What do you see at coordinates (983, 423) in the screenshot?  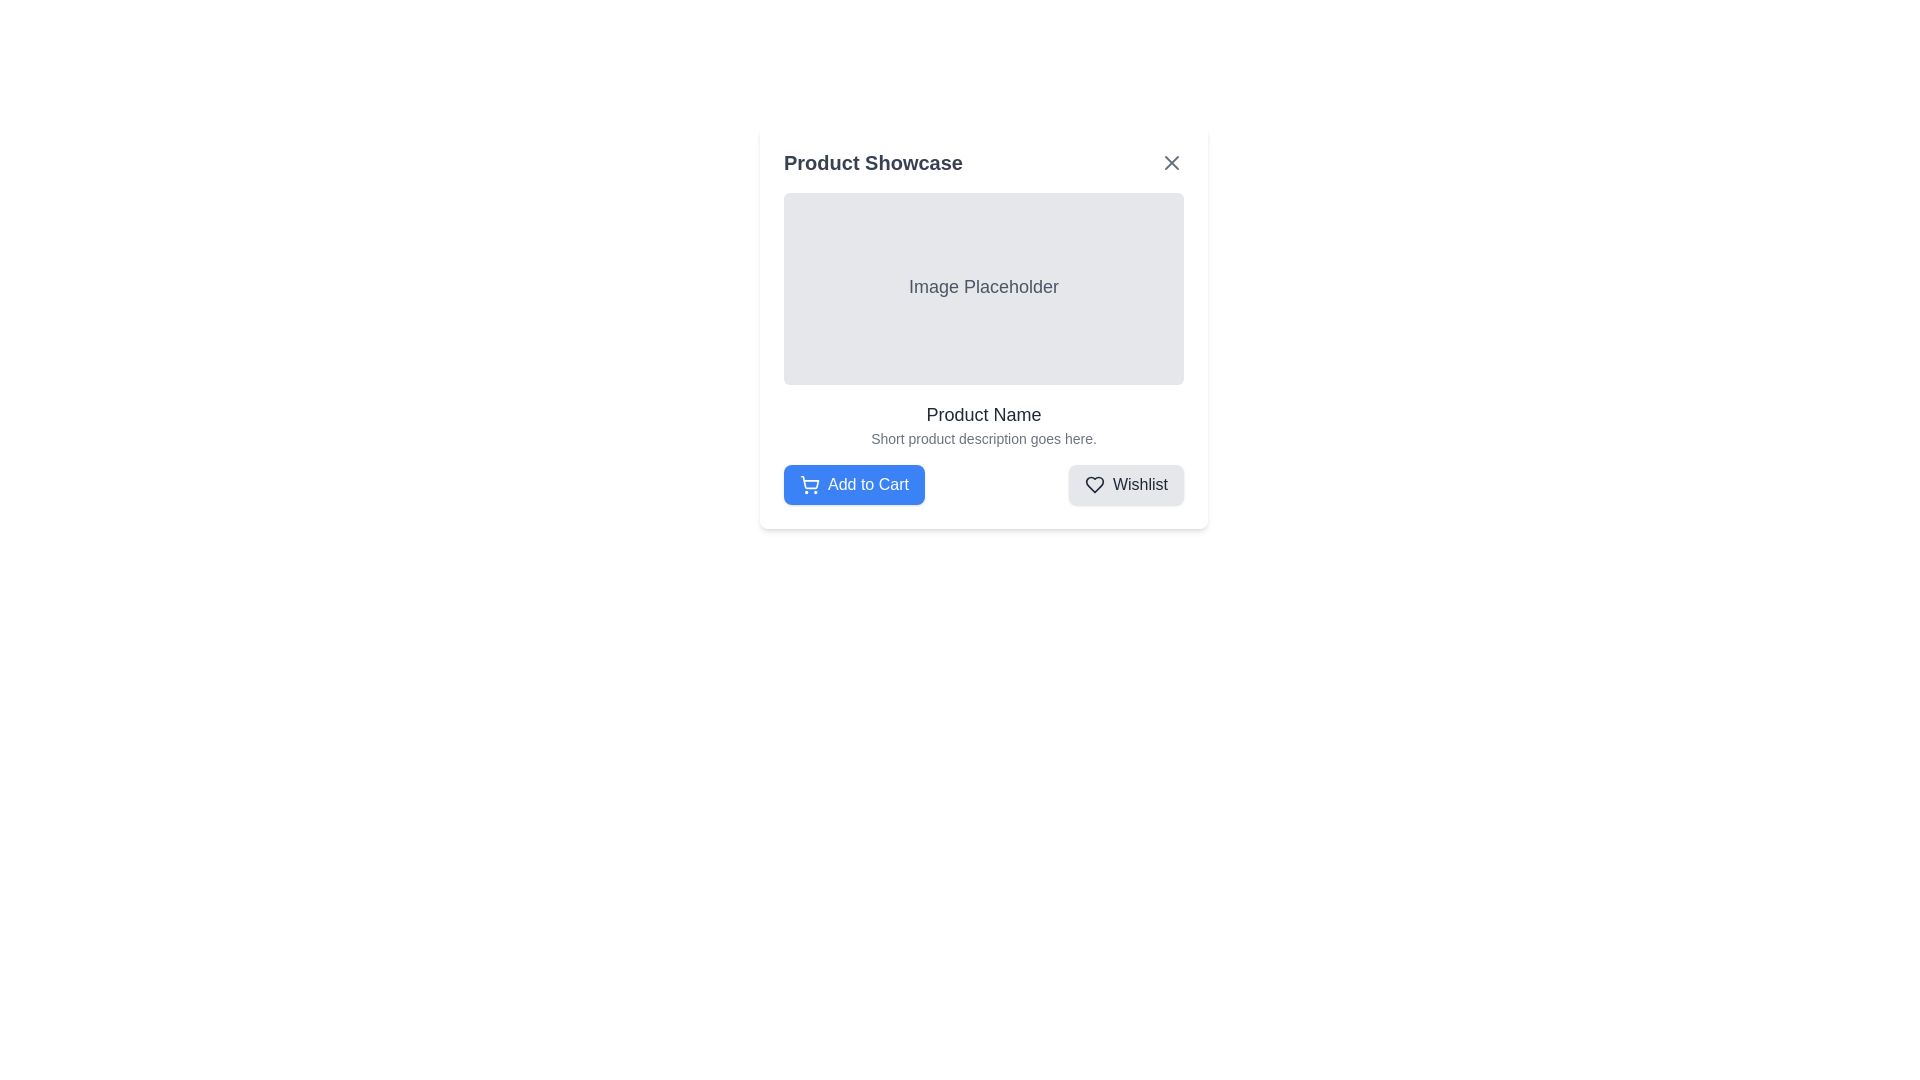 I see `product description from the text block that displays the product name and its smaller description, located at the center of the card layout` at bounding box center [983, 423].